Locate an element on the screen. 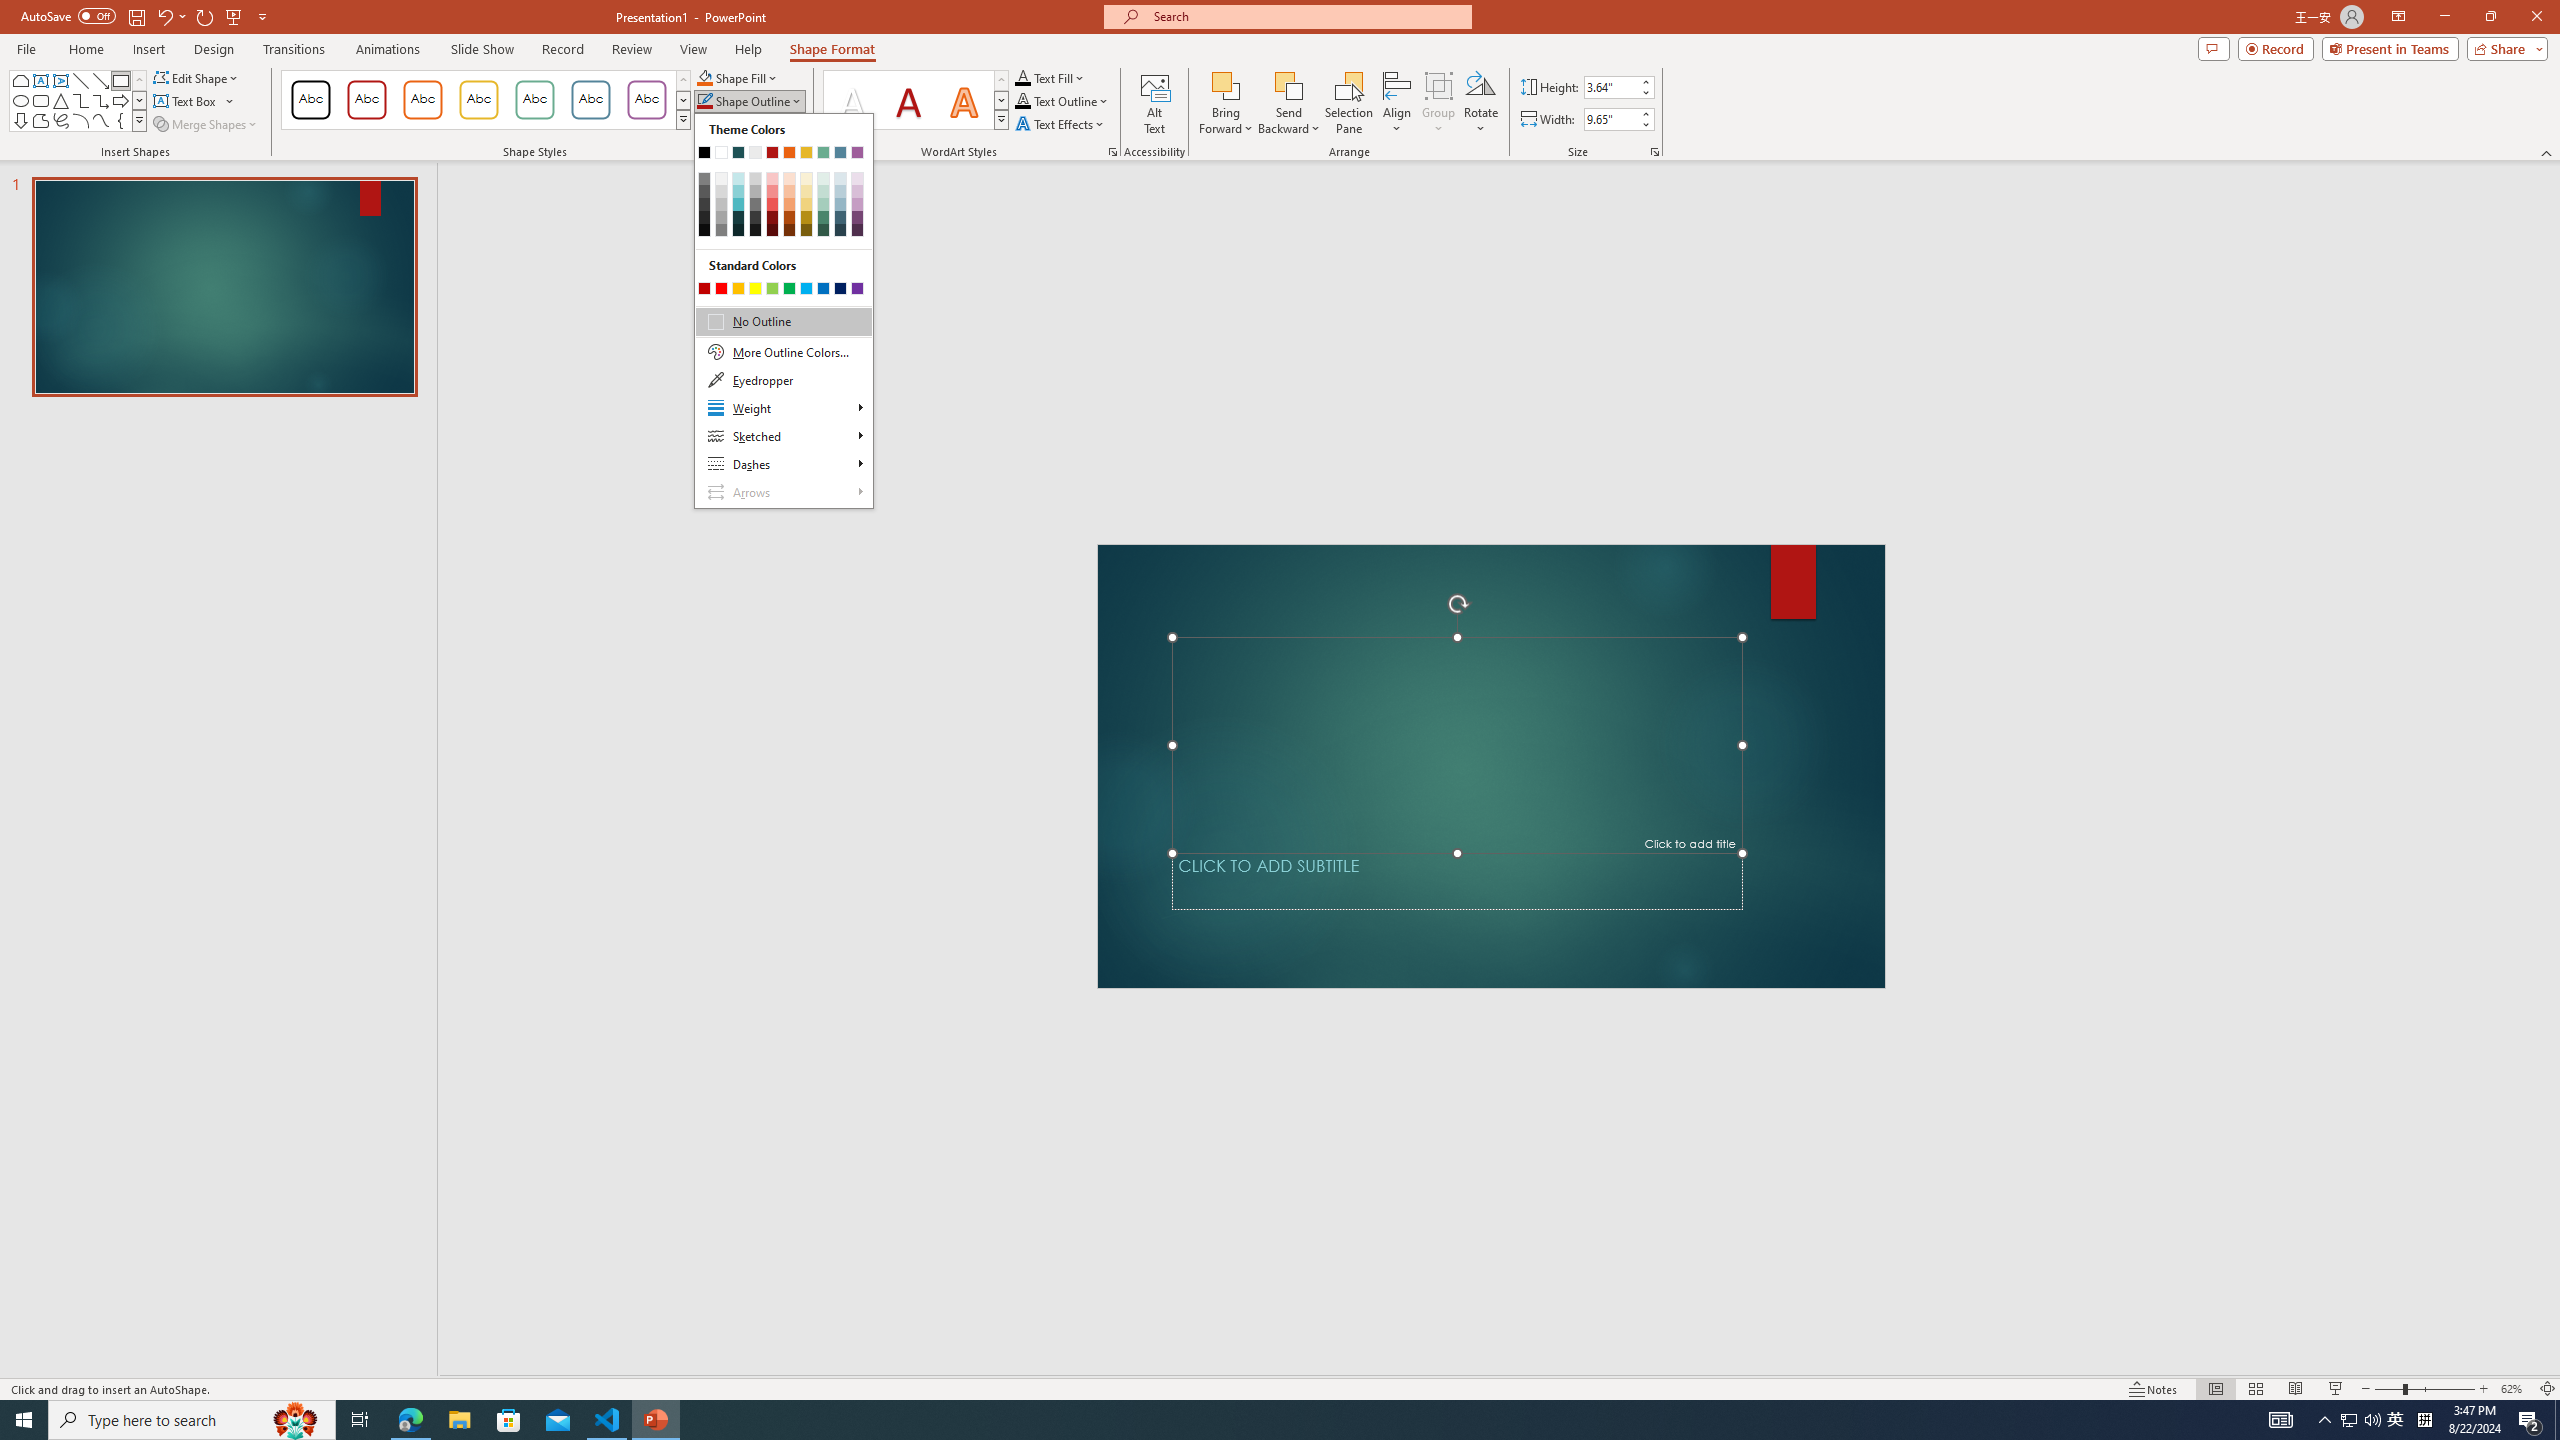 This screenshot has width=2560, height=1440. 'Colored Outline - Gold, Accent 3' is located at coordinates (477, 99).